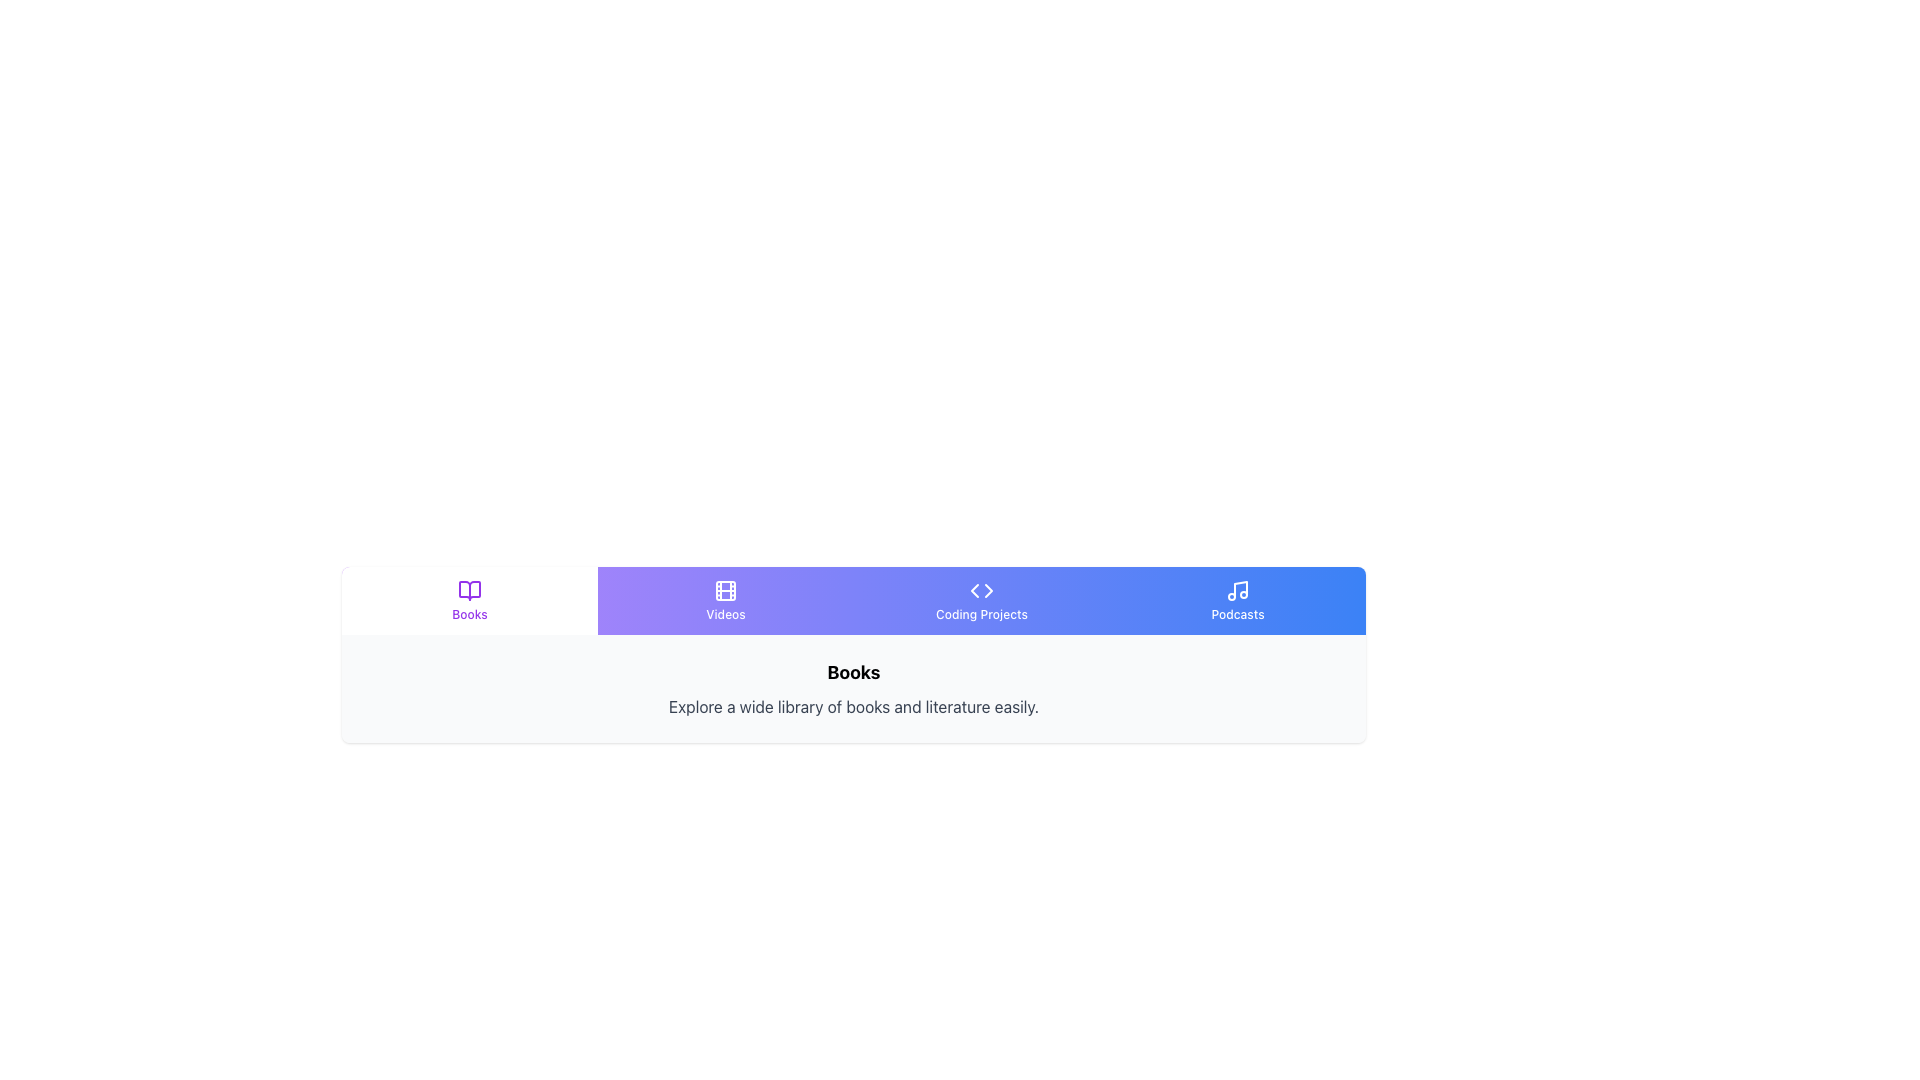 This screenshot has height=1080, width=1920. Describe the element at coordinates (1237, 613) in the screenshot. I see `the 'Podcasts' text label located in the rightmost subsection of the horizontal menu bar, beneath the music icon` at that location.